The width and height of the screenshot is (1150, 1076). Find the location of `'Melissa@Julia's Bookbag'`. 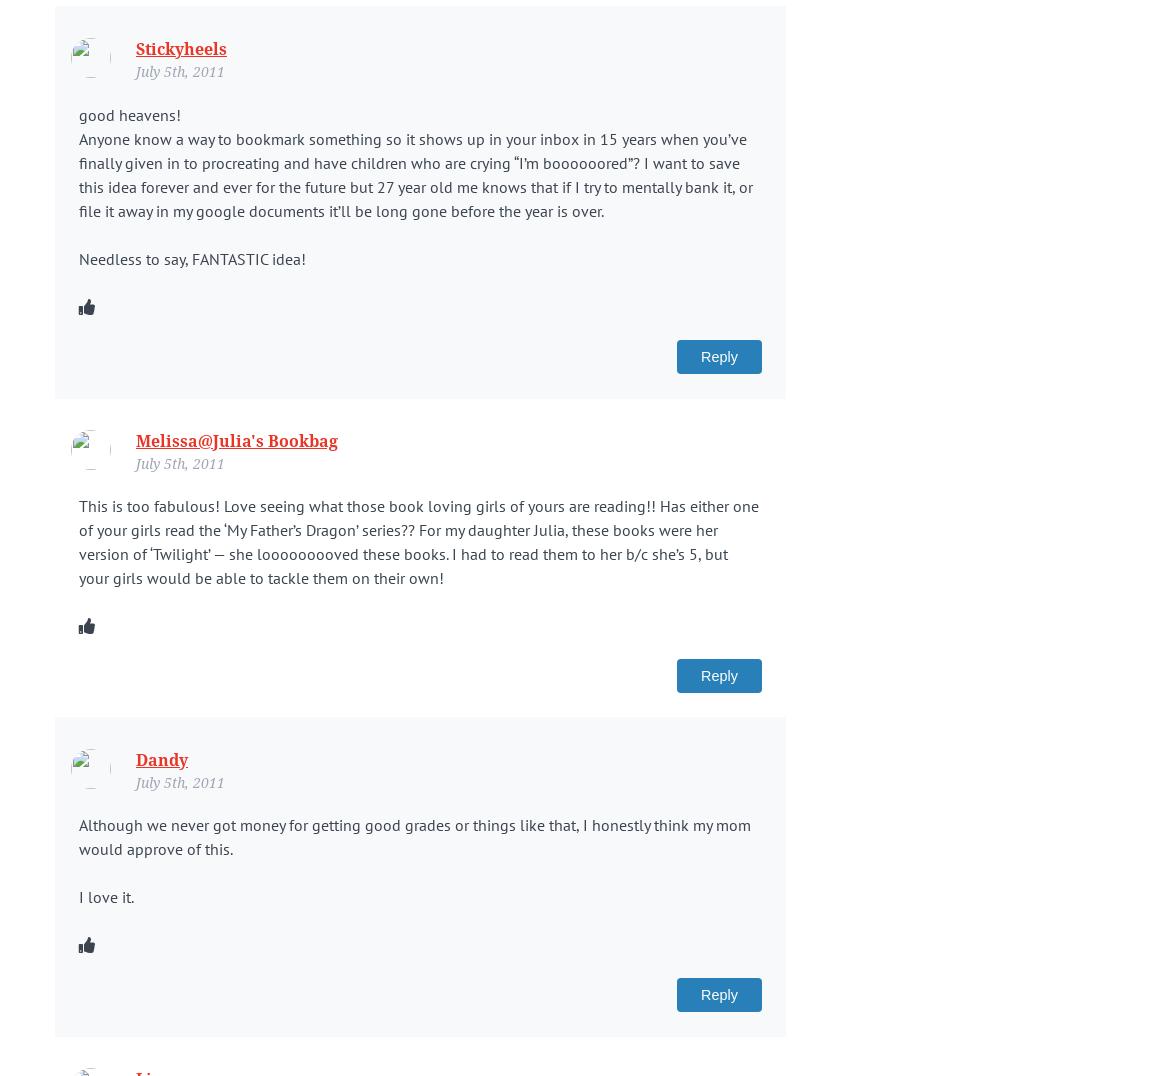

'Melissa@Julia's Bookbag' is located at coordinates (236, 440).